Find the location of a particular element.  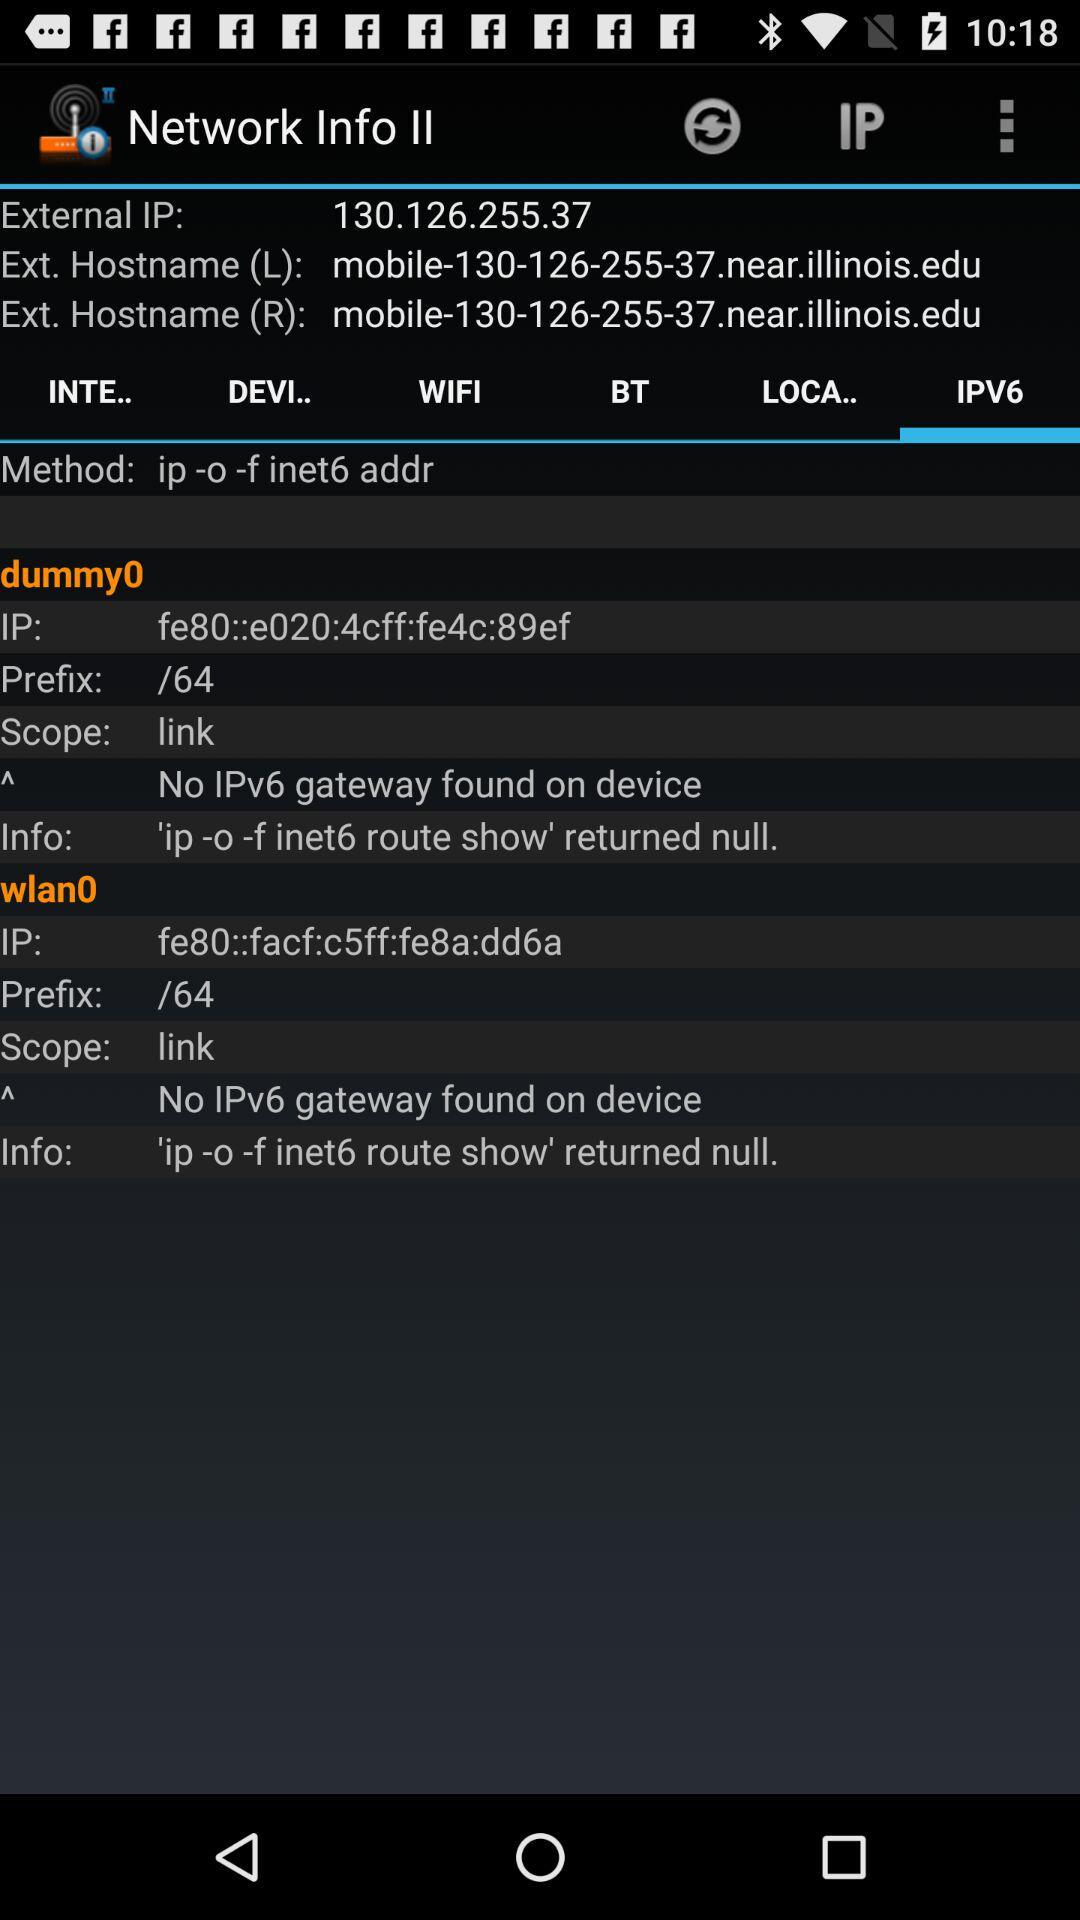

the interface is located at coordinates (88, 390).